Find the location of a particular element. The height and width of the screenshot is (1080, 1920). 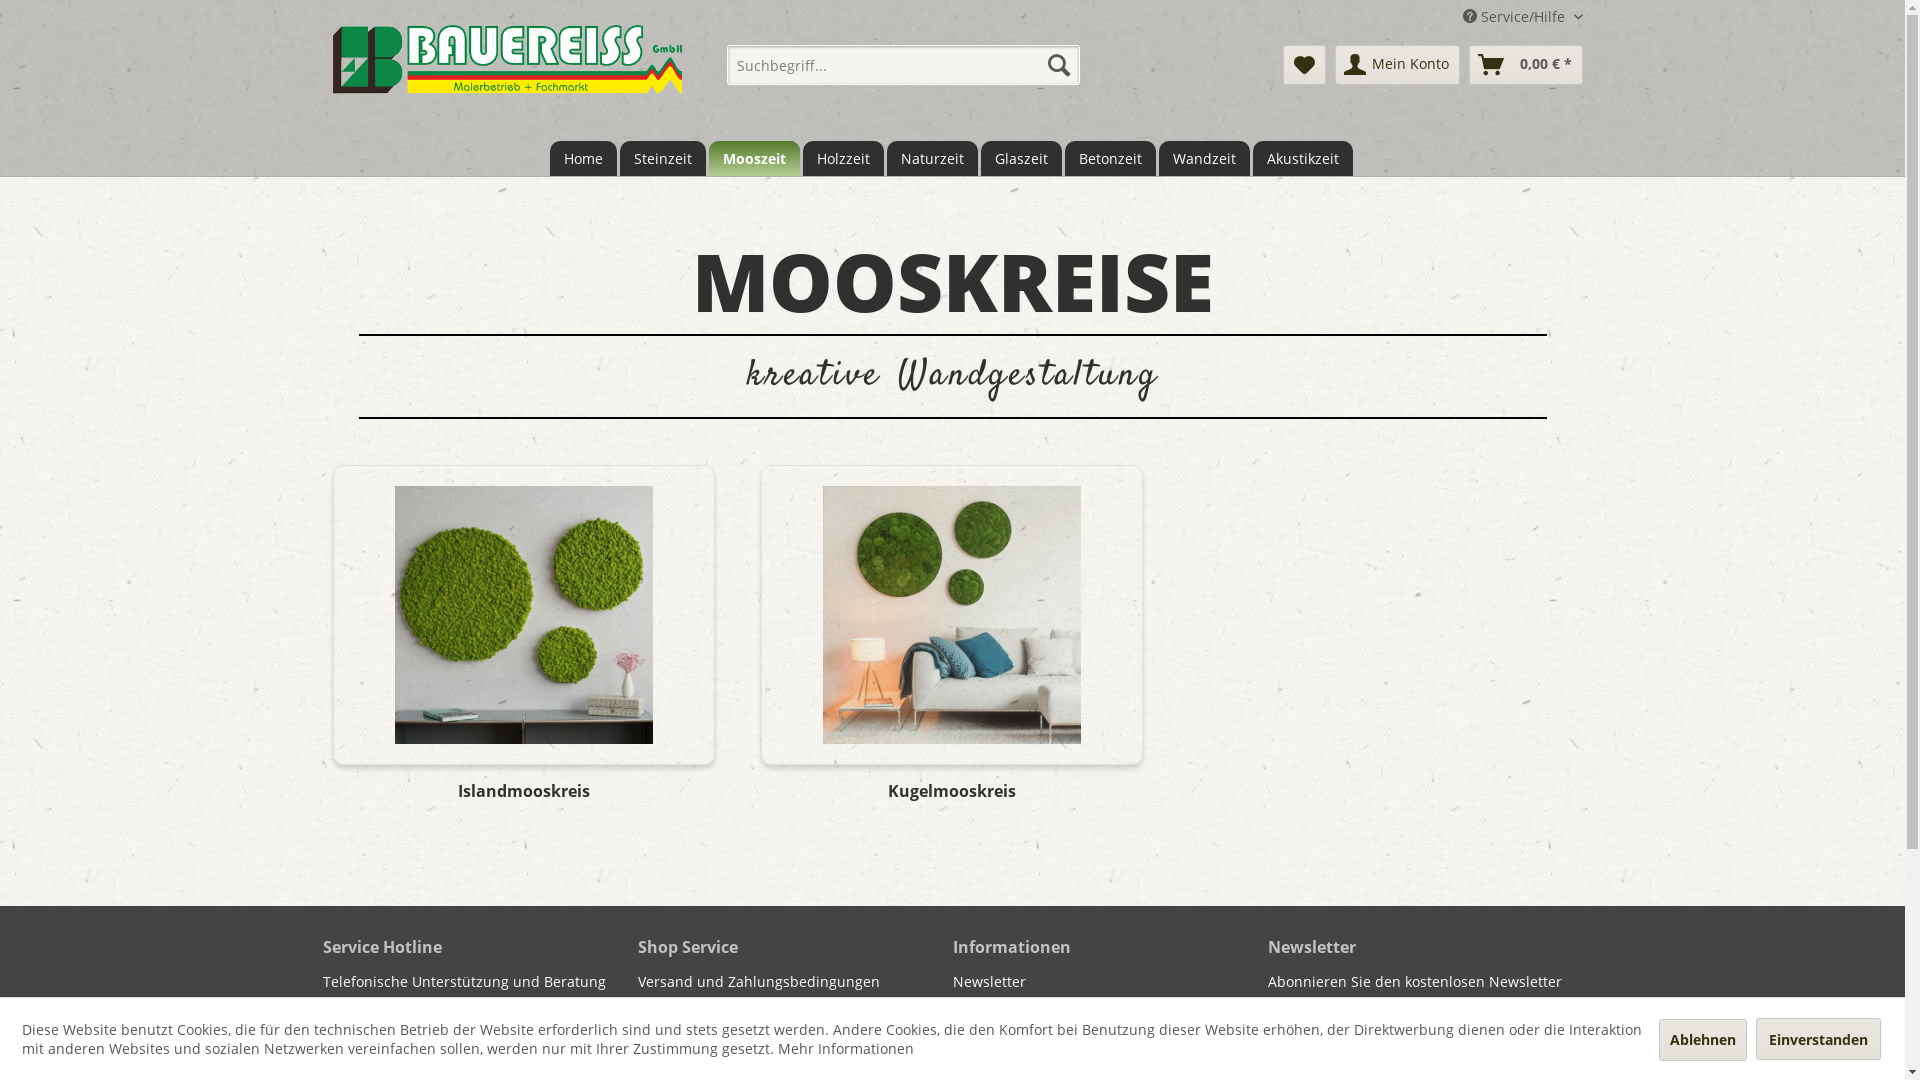

'Steinzeit' is located at coordinates (662, 157).